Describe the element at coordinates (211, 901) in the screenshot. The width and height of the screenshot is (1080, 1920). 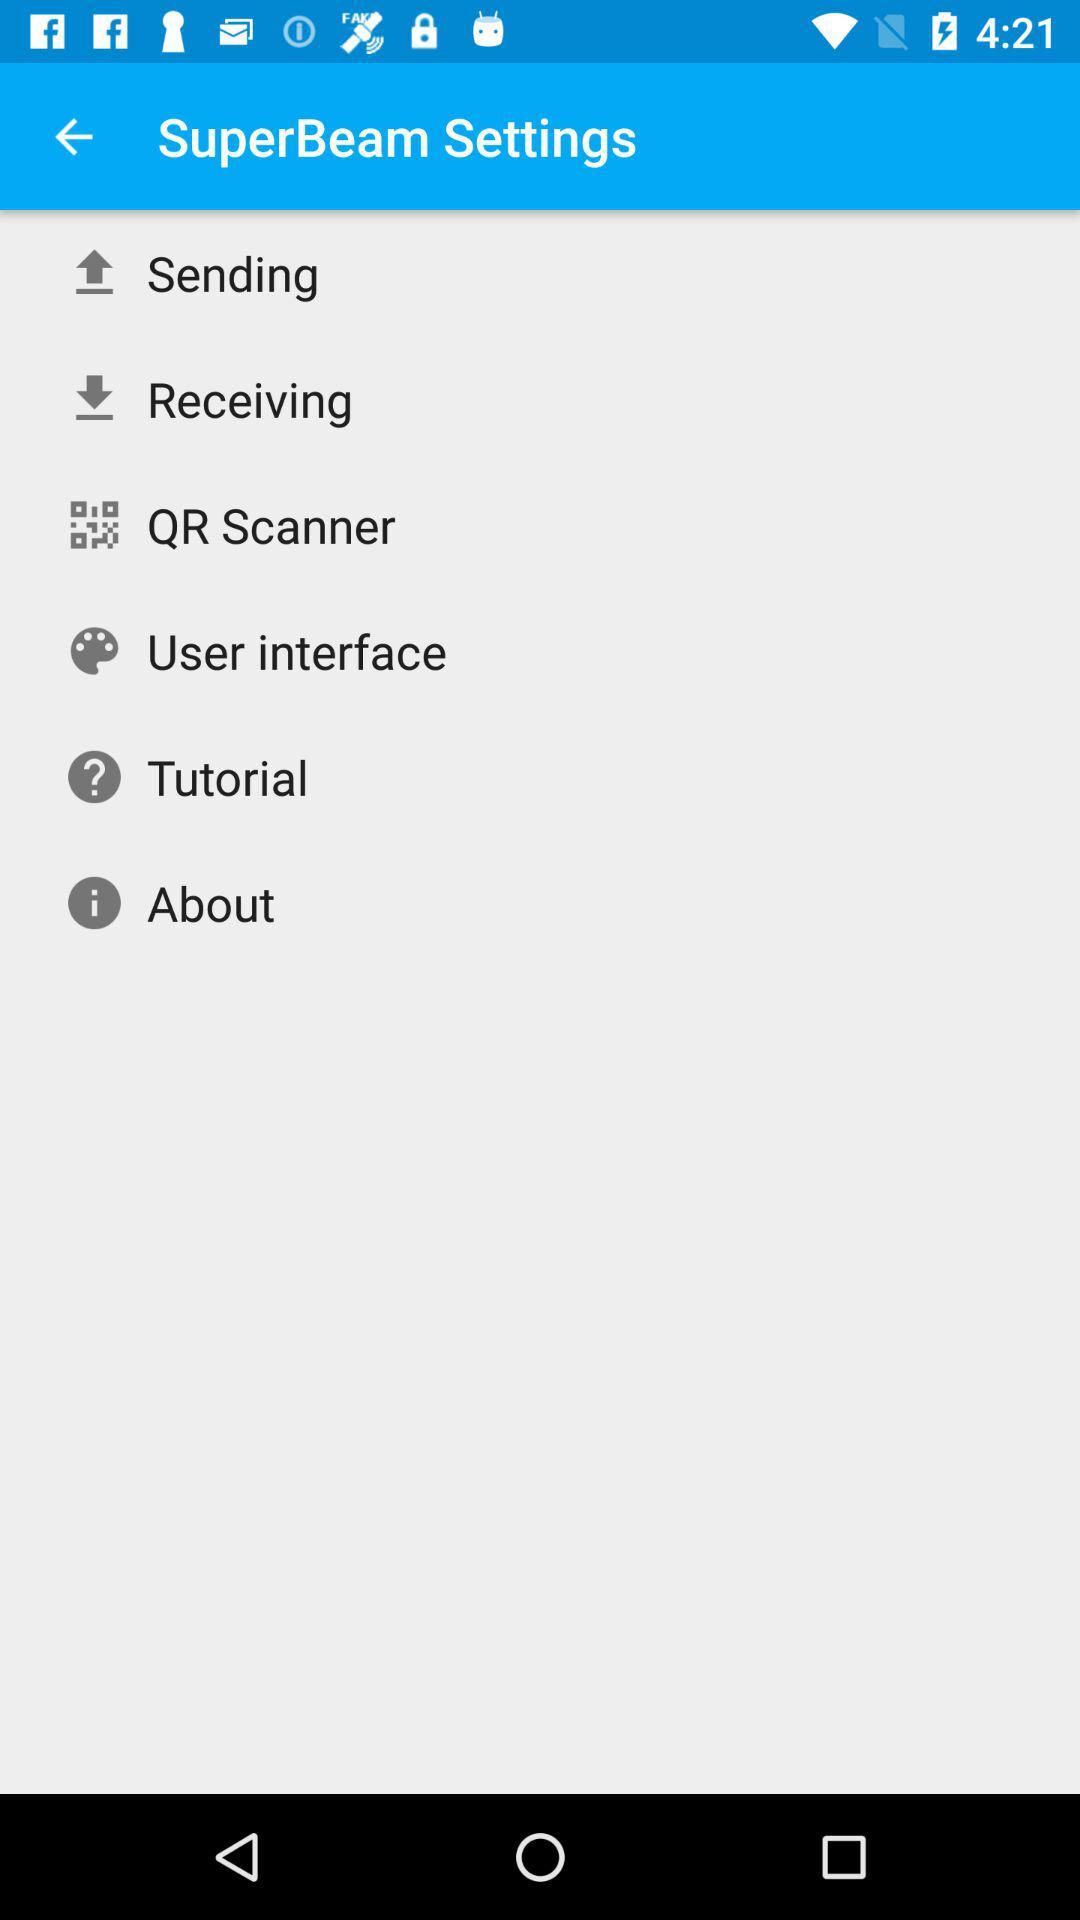
I see `icon below tutorial app` at that location.